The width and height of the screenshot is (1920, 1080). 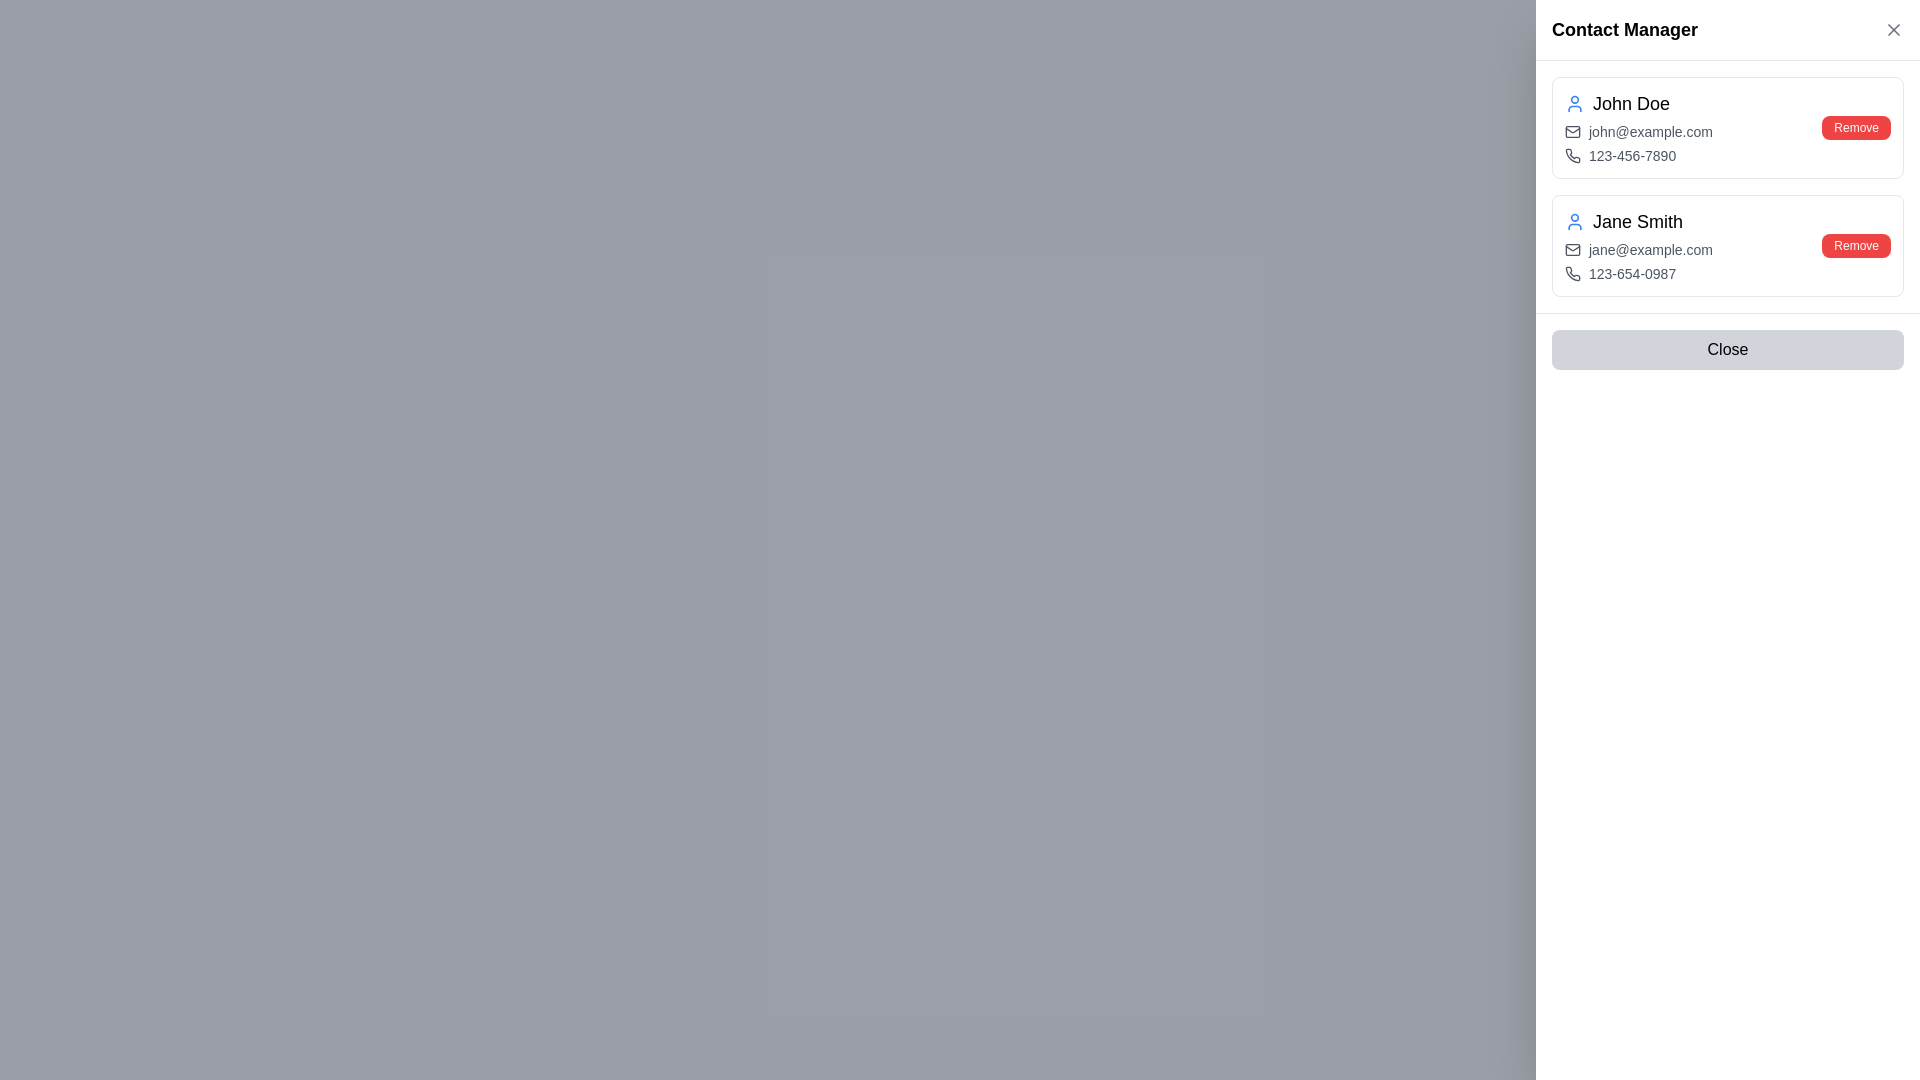 I want to click on the user icon, which is a blue silhouette of a person, located to the left of 'Jane Smith' in the contact list, so click(x=1573, y=222).